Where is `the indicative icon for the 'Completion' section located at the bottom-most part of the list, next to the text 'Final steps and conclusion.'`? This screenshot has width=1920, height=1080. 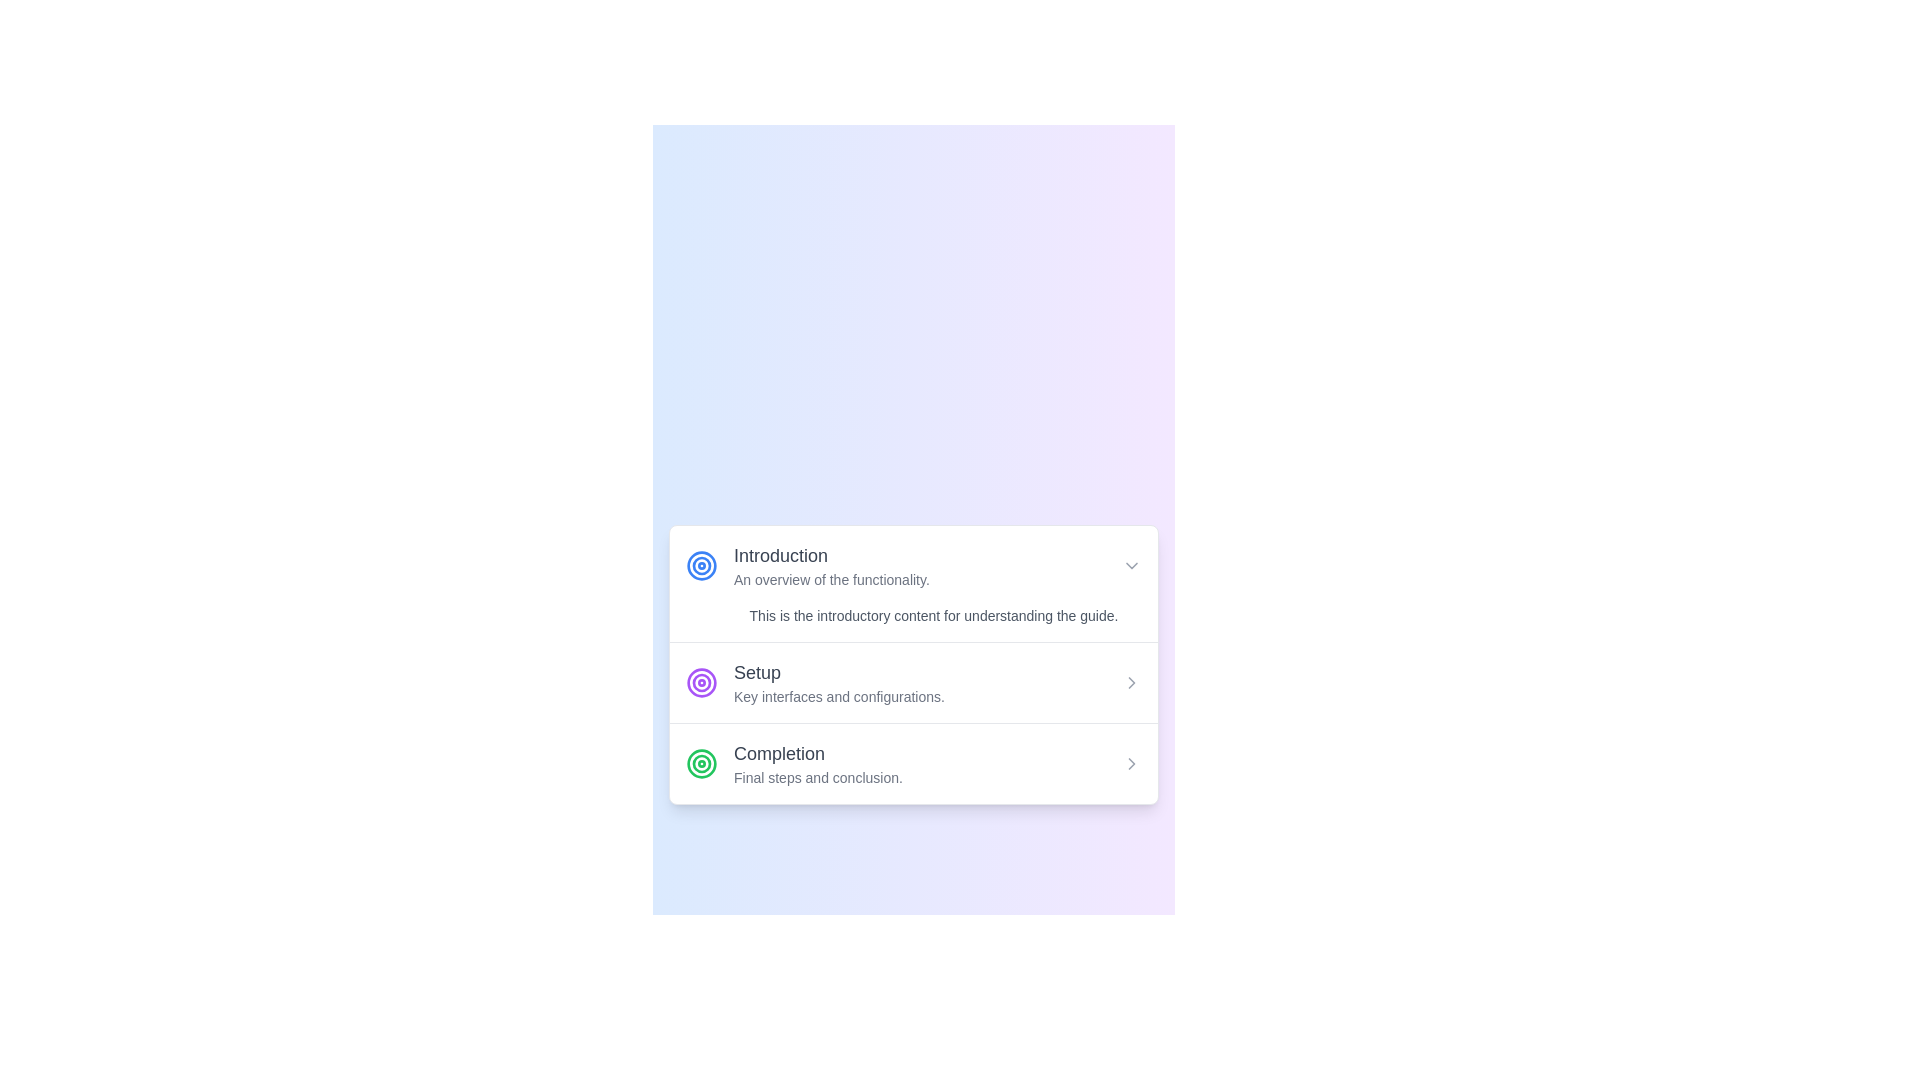 the indicative icon for the 'Completion' section located at the bottom-most part of the list, next to the text 'Final steps and conclusion.' is located at coordinates (701, 763).